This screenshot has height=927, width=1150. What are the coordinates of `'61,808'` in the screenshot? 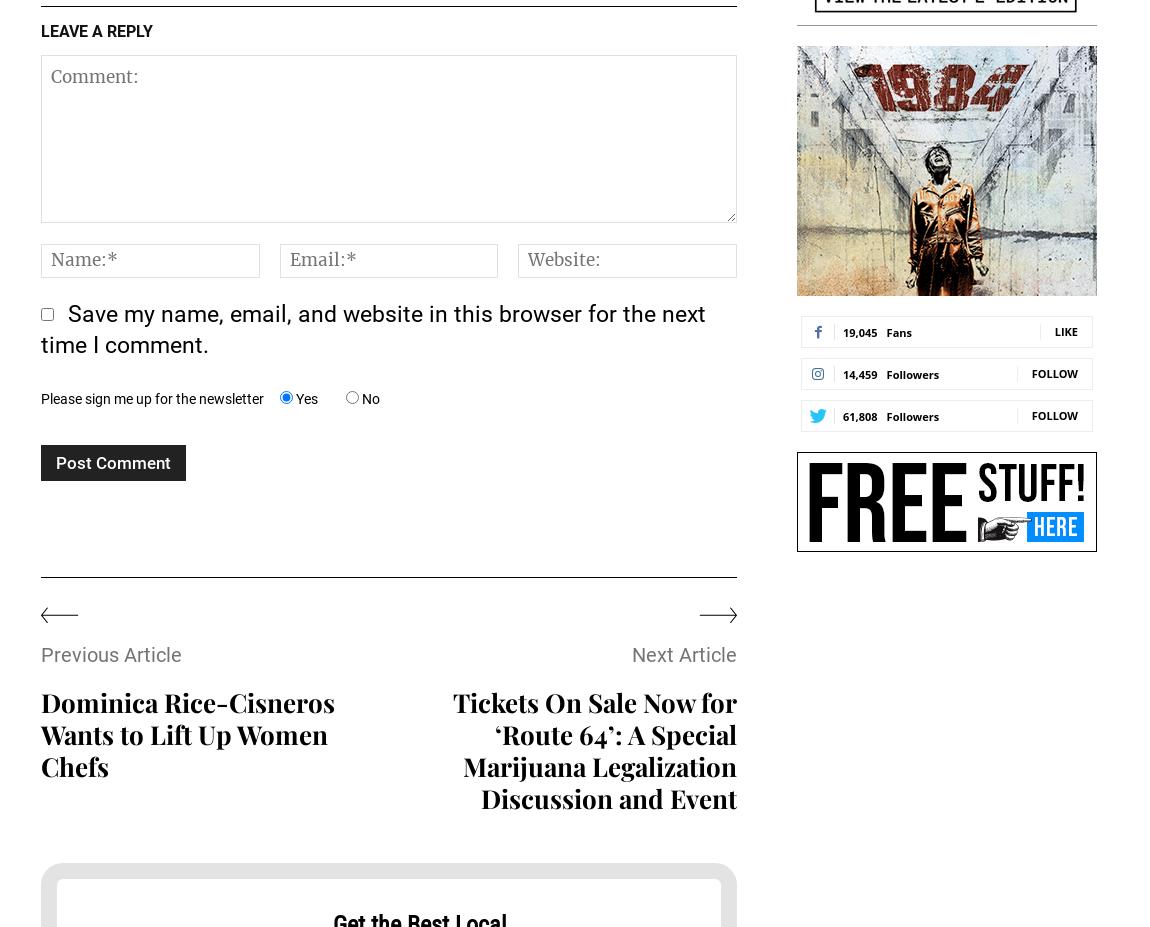 It's located at (858, 414).